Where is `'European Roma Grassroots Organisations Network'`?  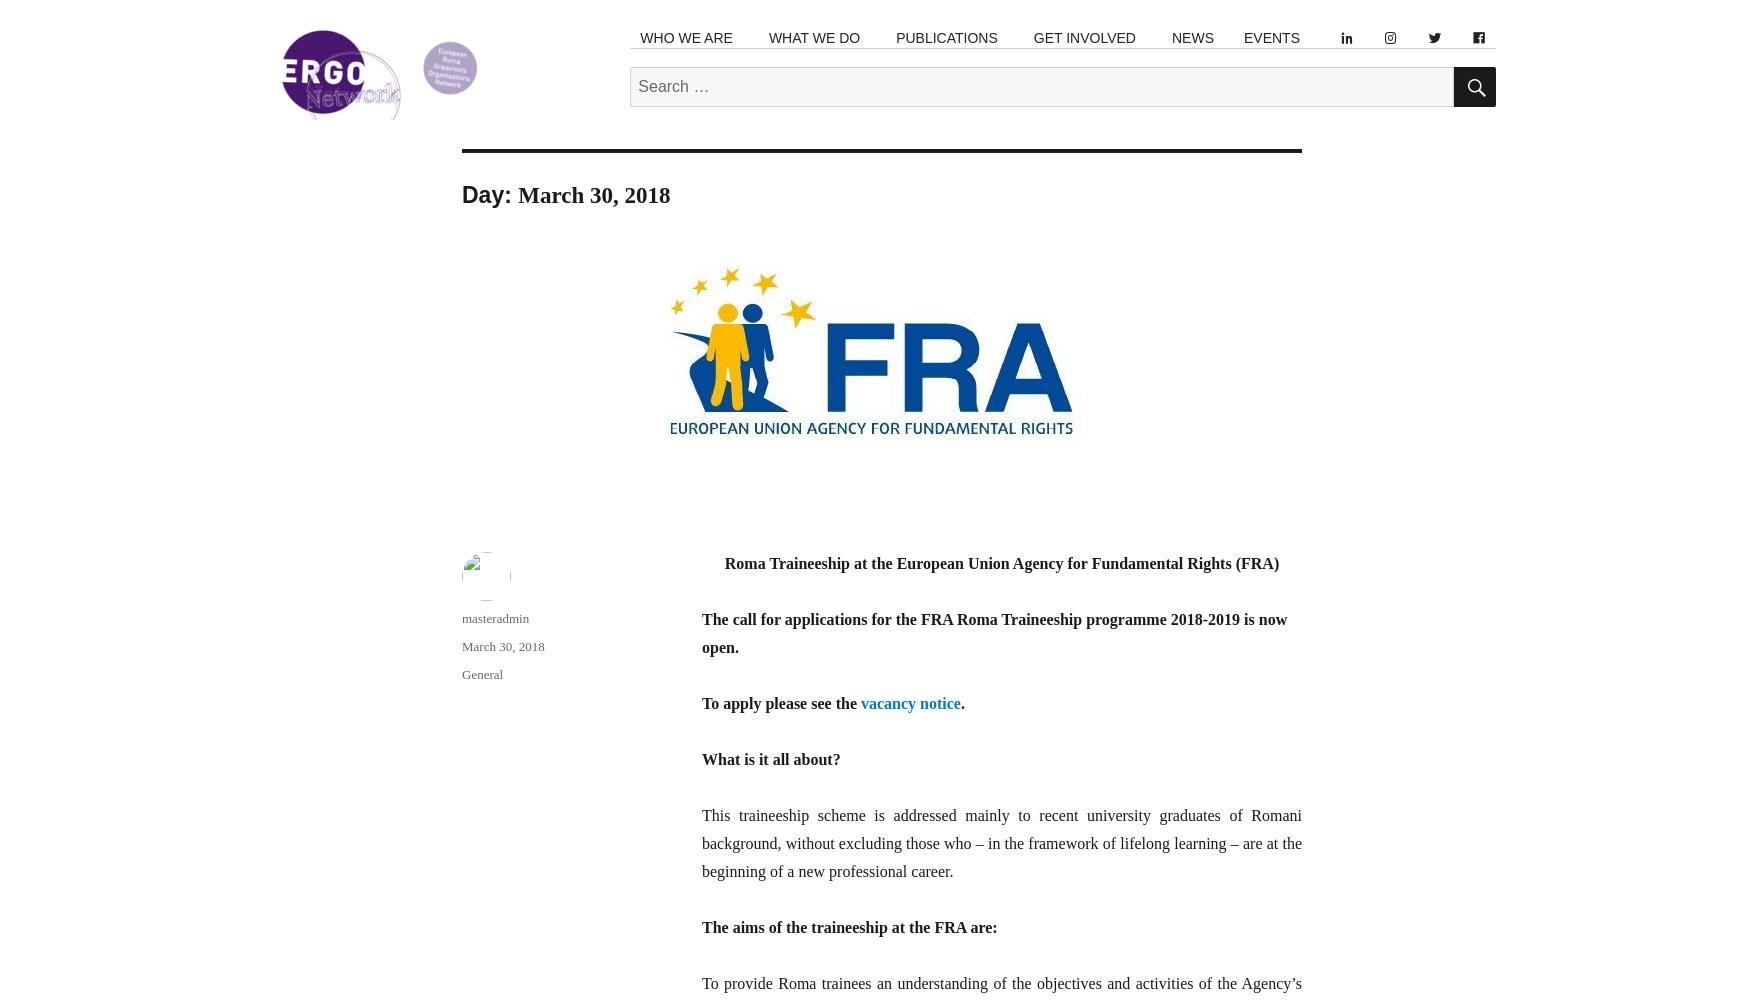
'European Roma Grassroots Organisations Network' is located at coordinates (415, 132).